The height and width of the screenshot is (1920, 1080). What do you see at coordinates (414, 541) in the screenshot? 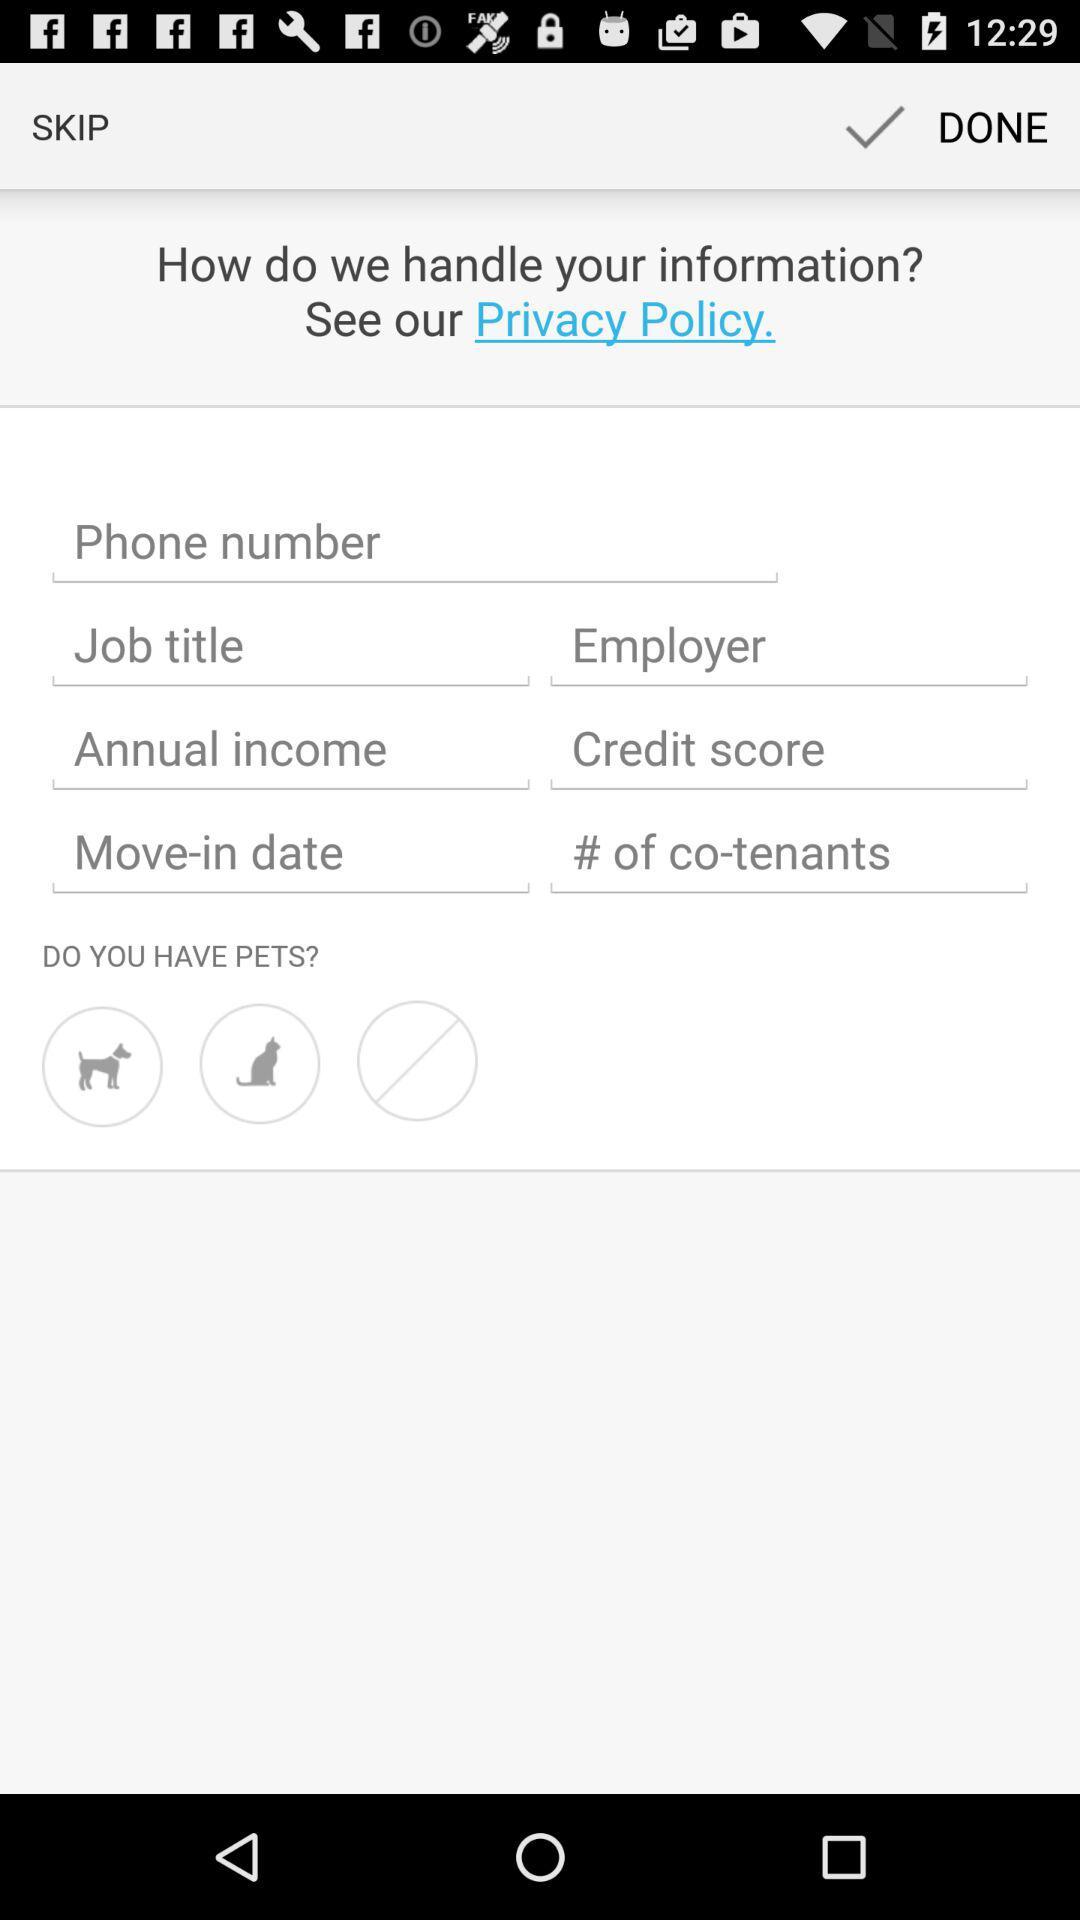
I see `input phone number` at bounding box center [414, 541].